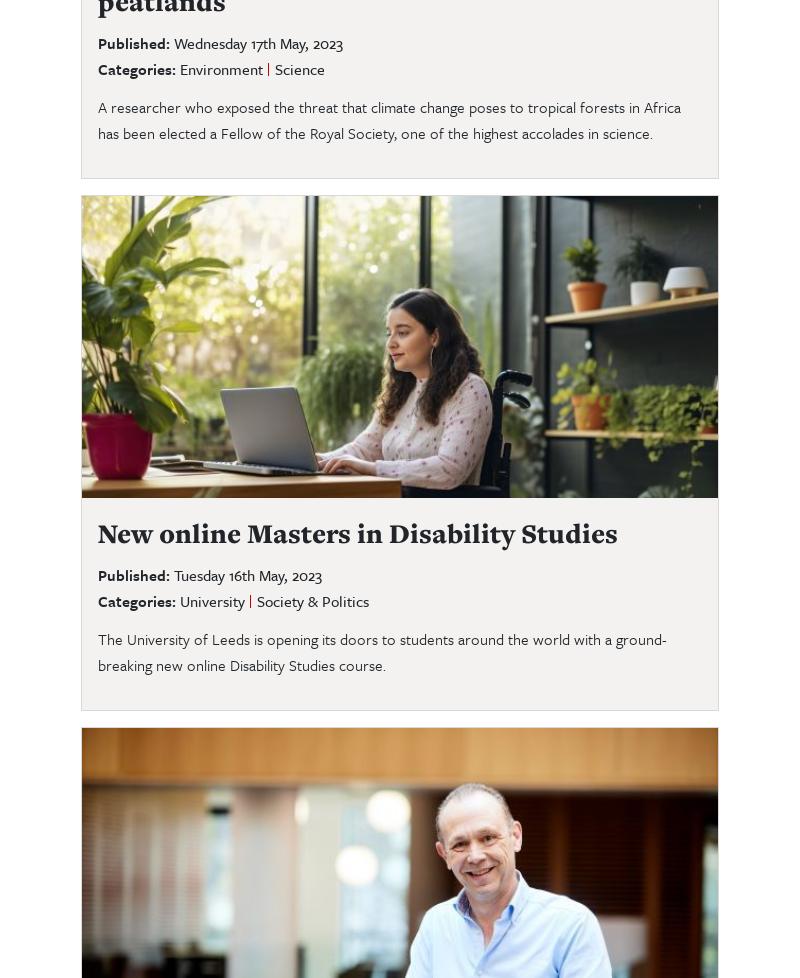 The width and height of the screenshot is (800, 978). Describe the element at coordinates (275, 67) in the screenshot. I see `'Science'` at that location.